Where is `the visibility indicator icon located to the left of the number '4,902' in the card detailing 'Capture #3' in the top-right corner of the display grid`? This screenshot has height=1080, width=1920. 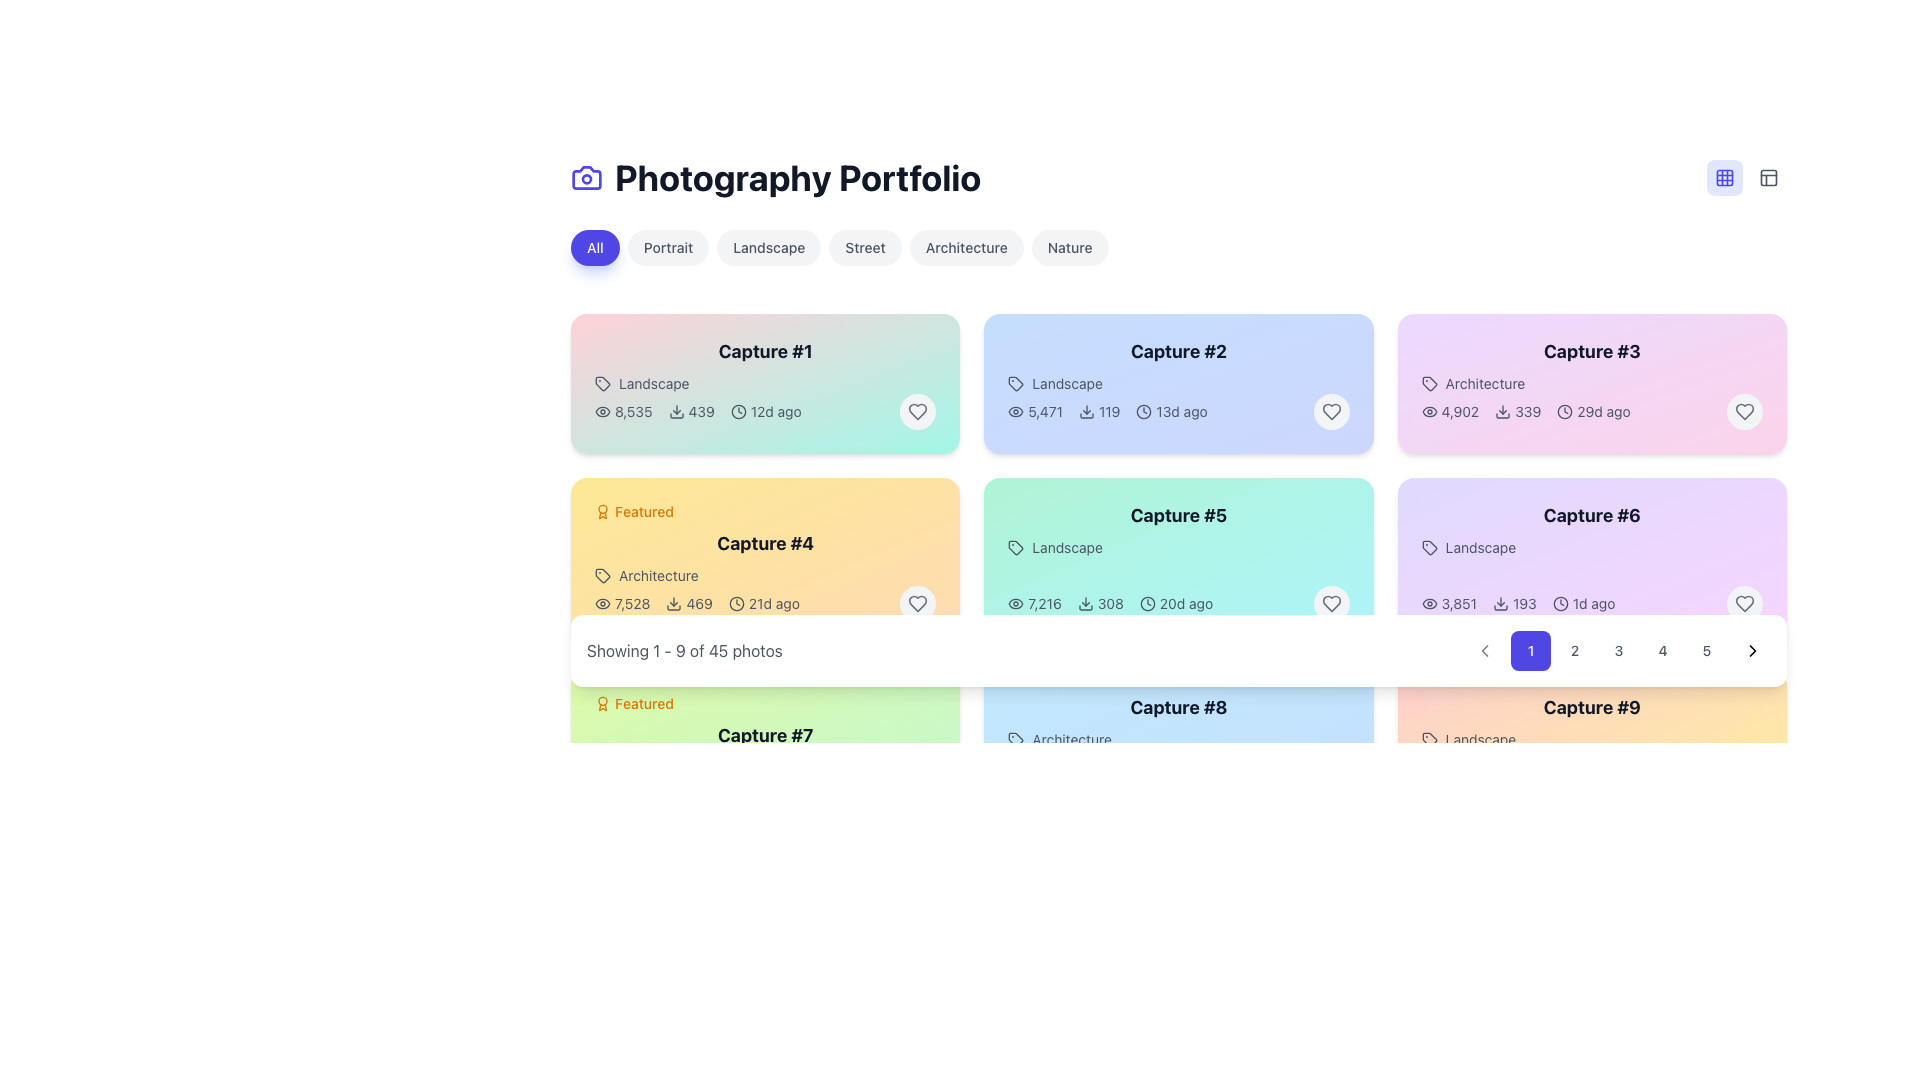
the visibility indicator icon located to the left of the number '4,902' in the card detailing 'Capture #3' in the top-right corner of the display grid is located at coordinates (1428, 411).